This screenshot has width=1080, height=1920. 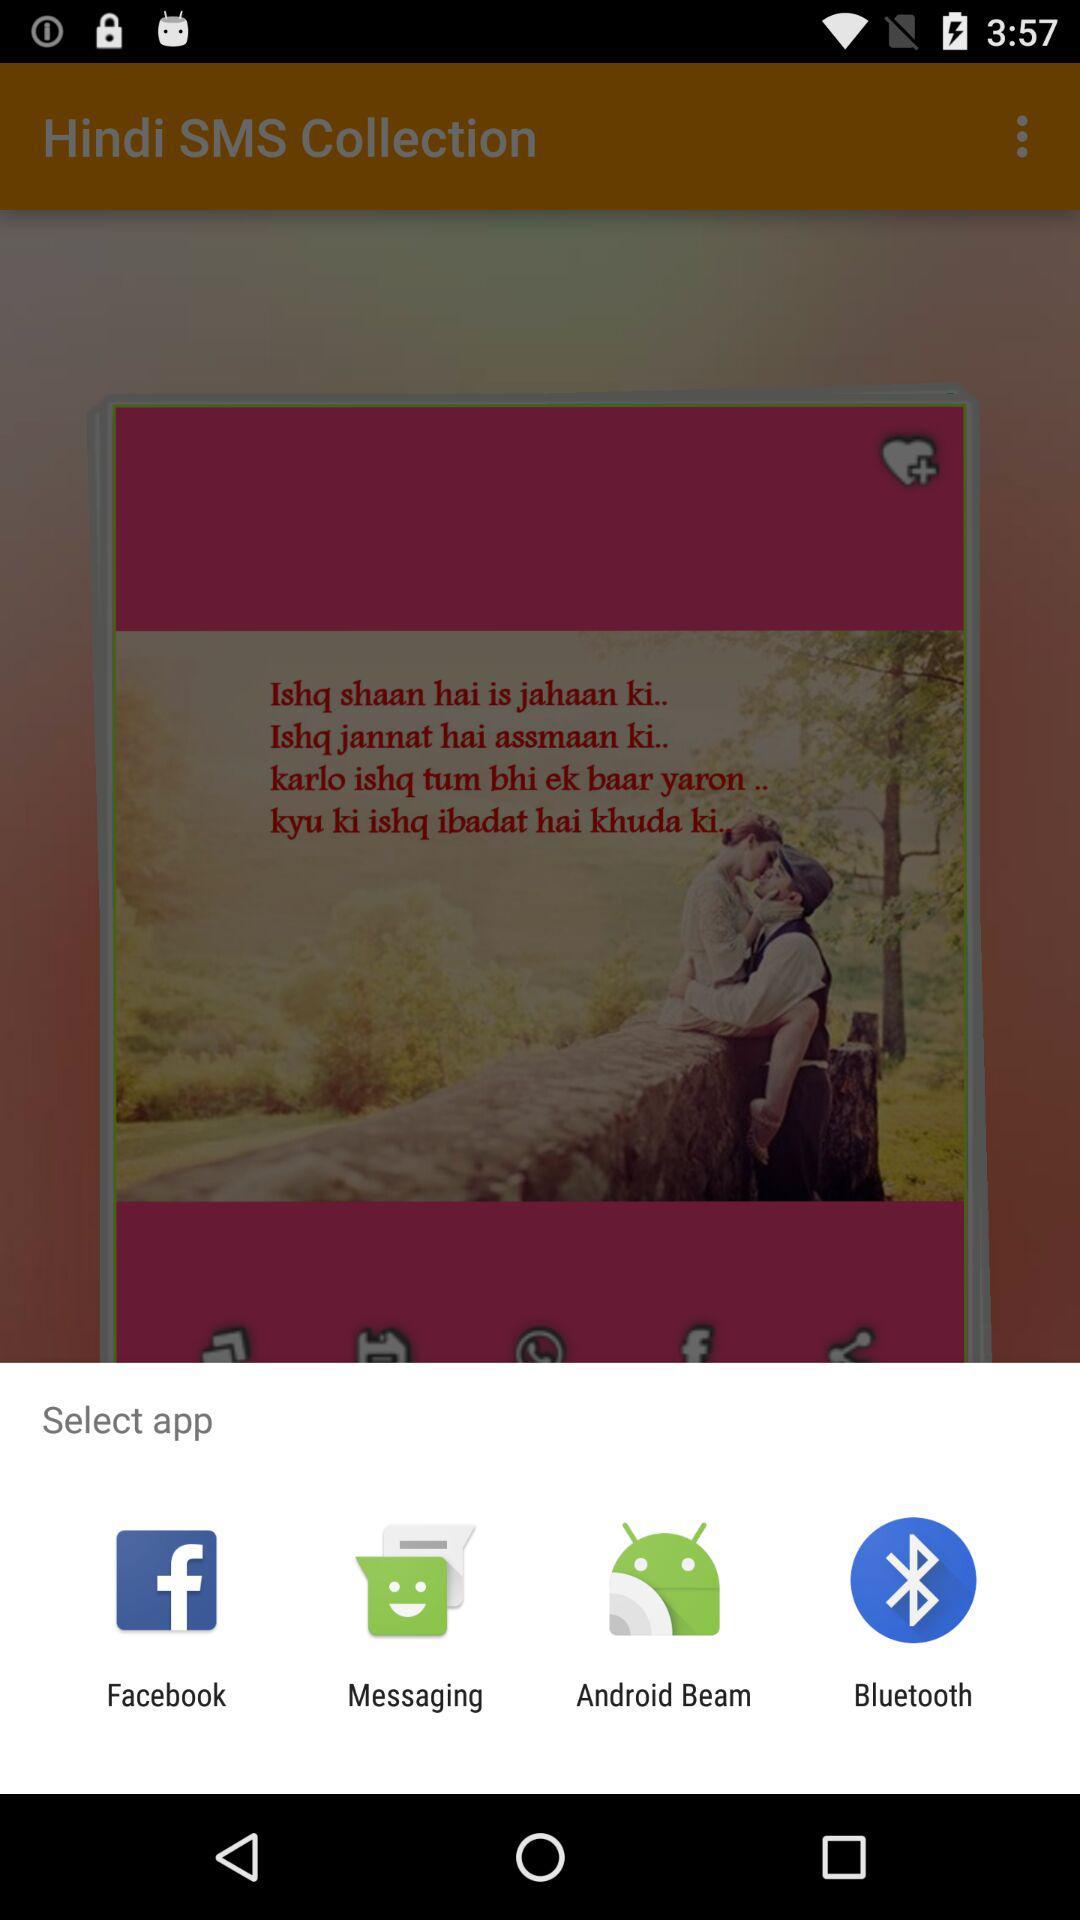 I want to click on the messaging item, so click(x=414, y=1711).